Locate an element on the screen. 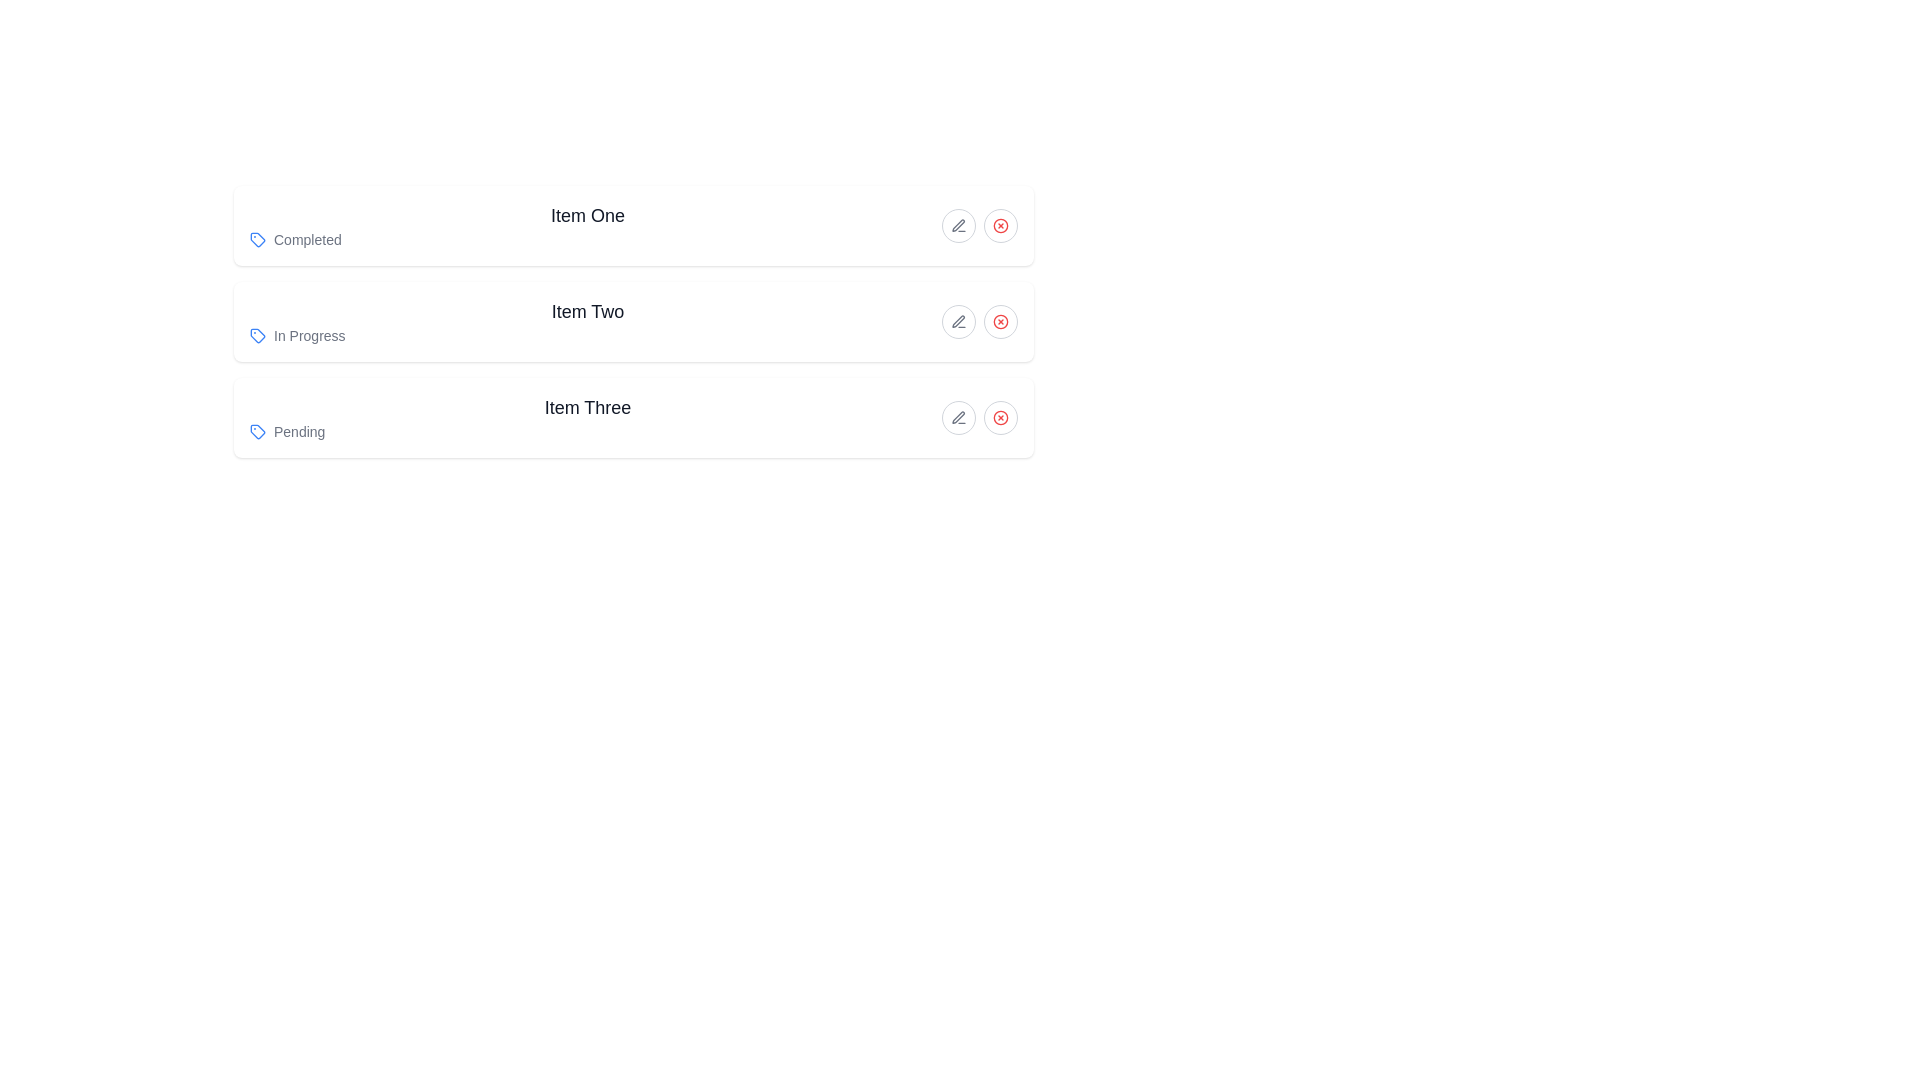  the status icon located to the left of the text 'Completed' in the top row of the list interface is located at coordinates (257, 238).